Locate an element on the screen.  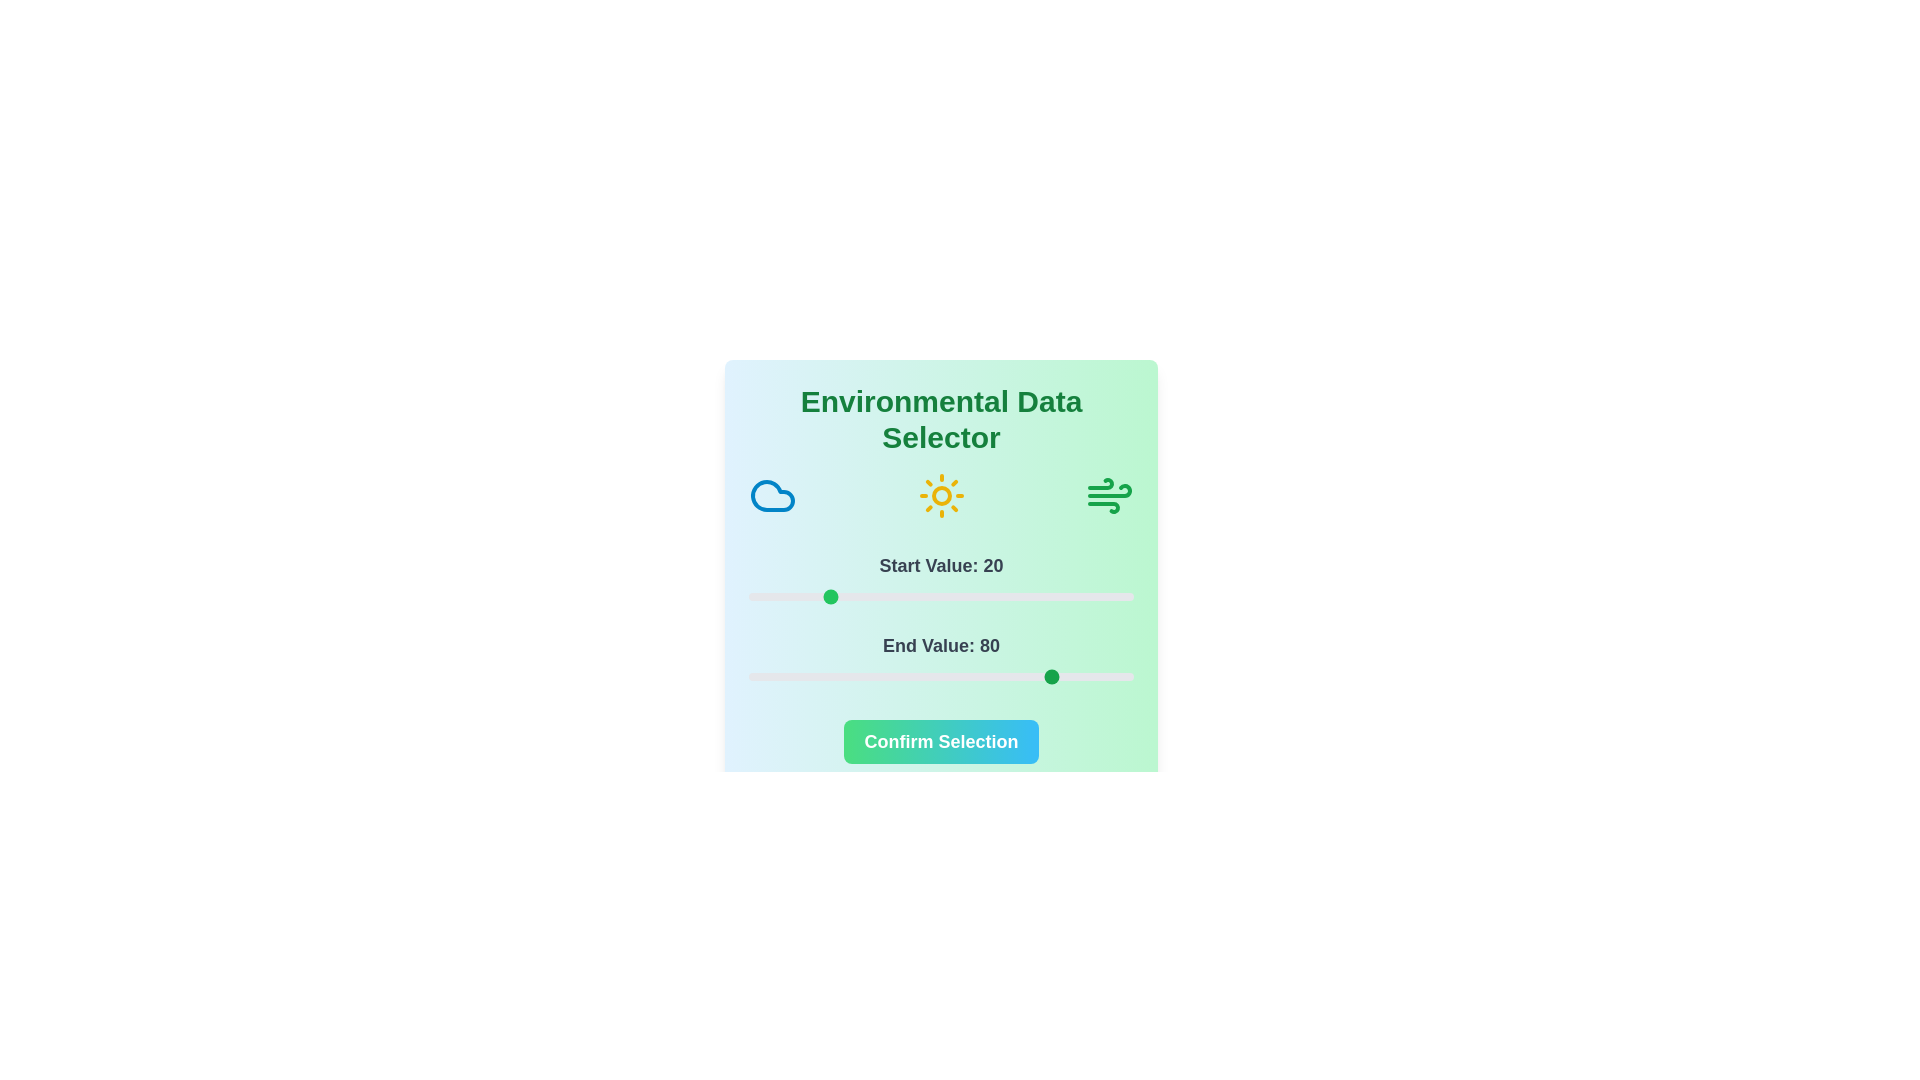
the End Value slider is located at coordinates (1075, 676).